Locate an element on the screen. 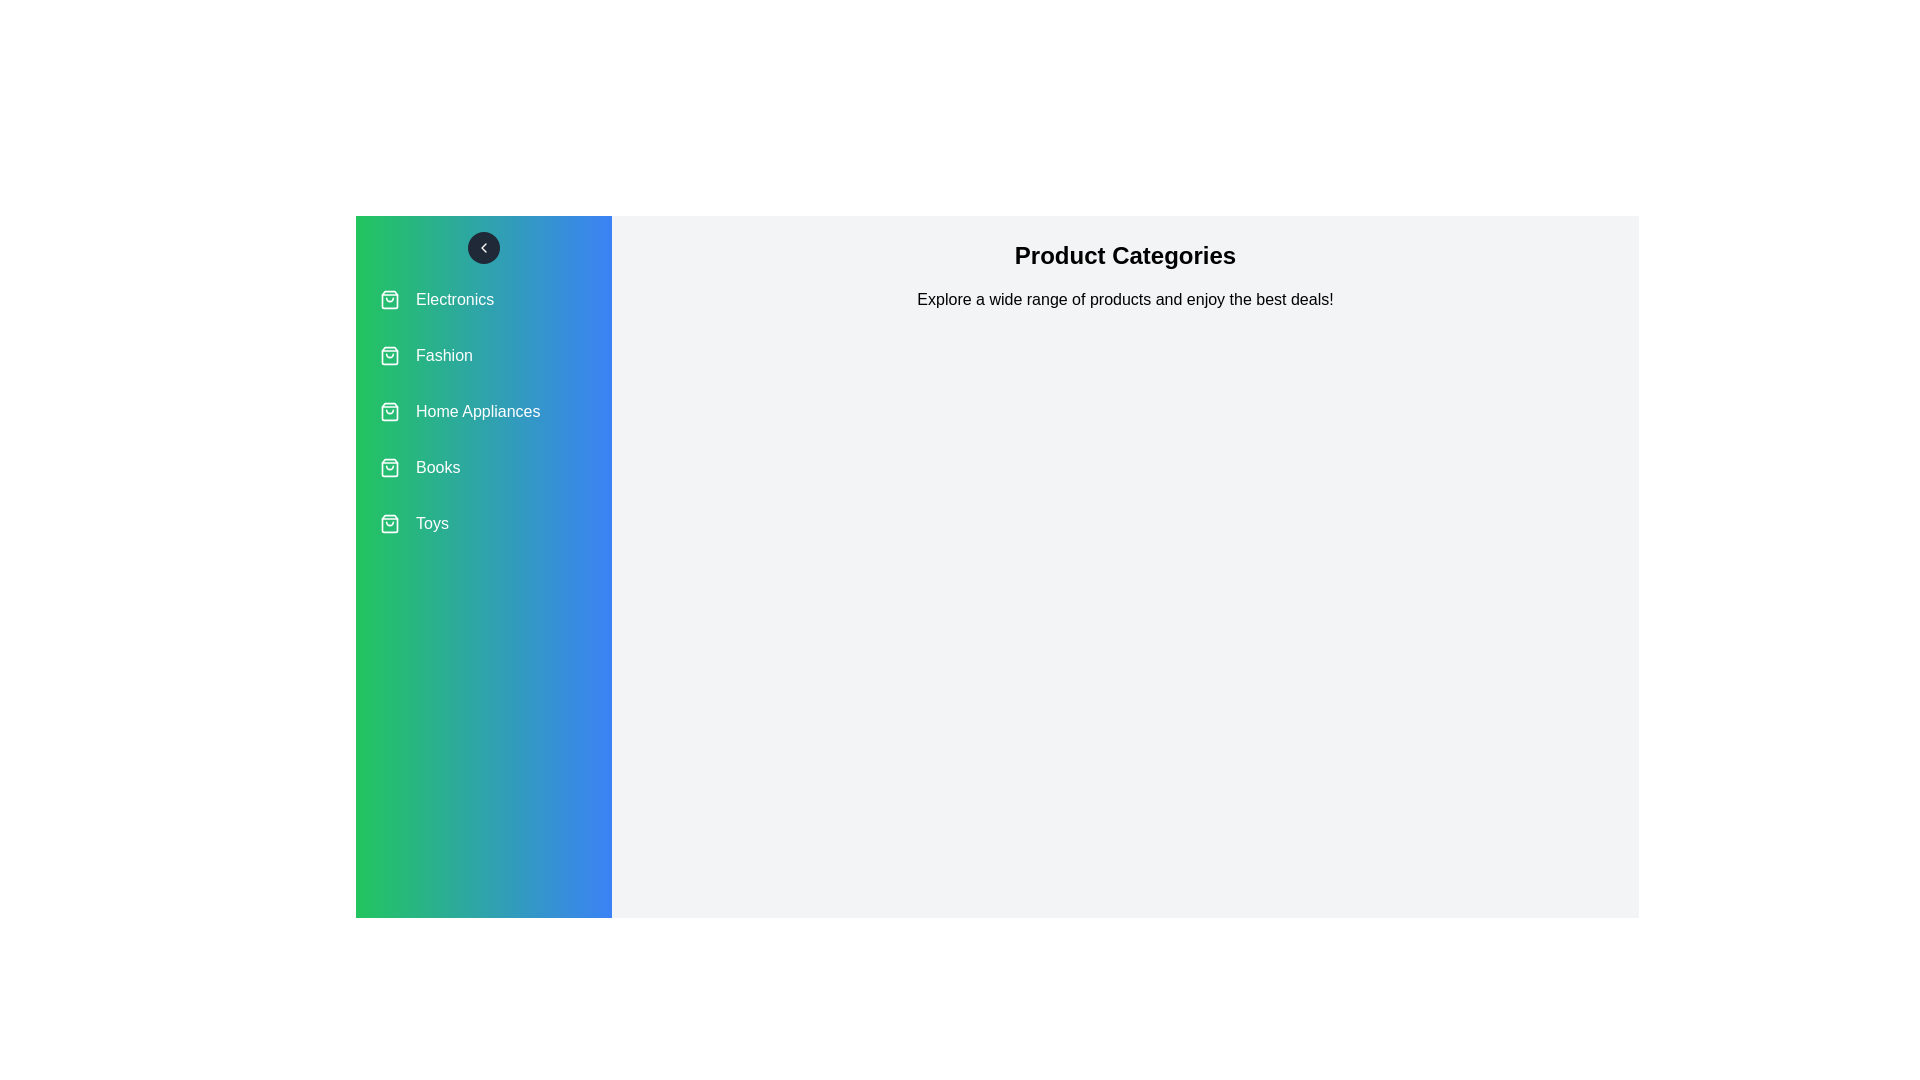 This screenshot has height=1080, width=1920. the icon associated with the category Toys is located at coordinates (389, 523).